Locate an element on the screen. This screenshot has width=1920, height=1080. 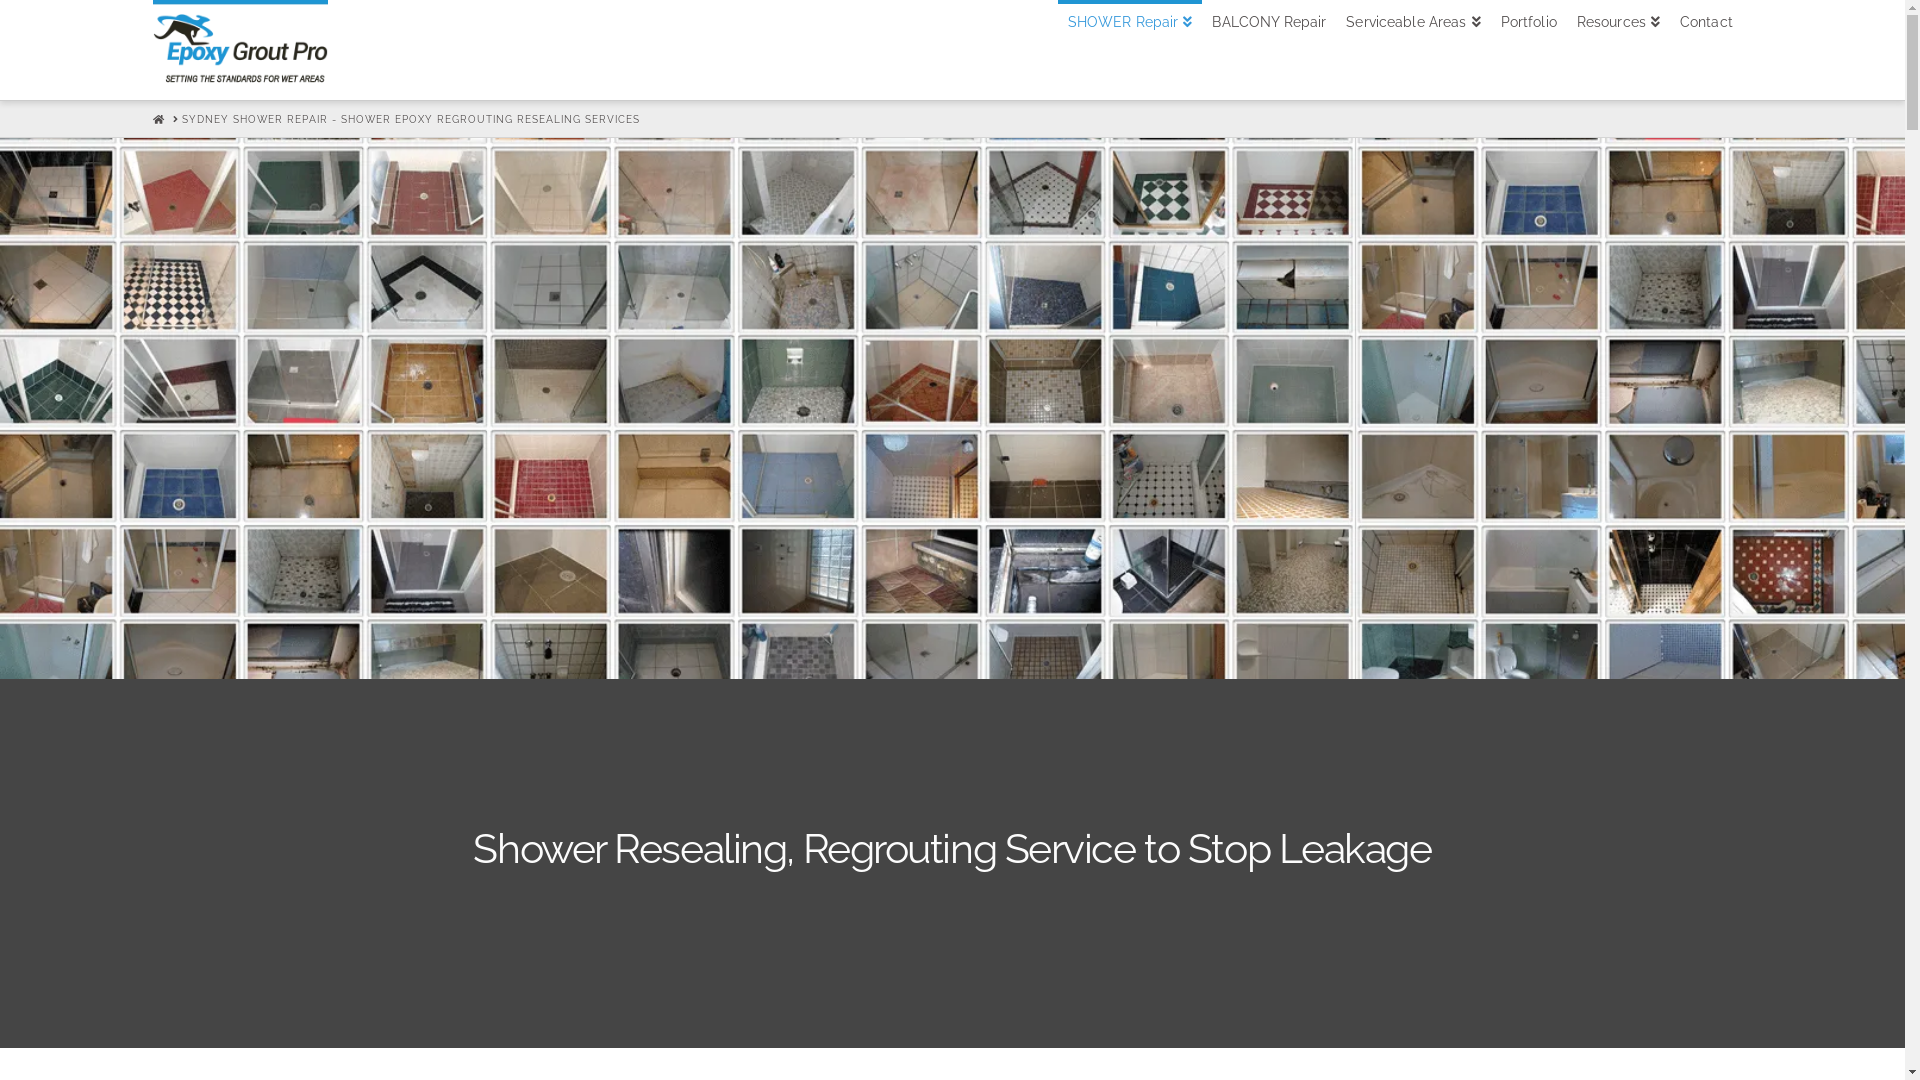
'Serviceable Areas' is located at coordinates (1411, 49).